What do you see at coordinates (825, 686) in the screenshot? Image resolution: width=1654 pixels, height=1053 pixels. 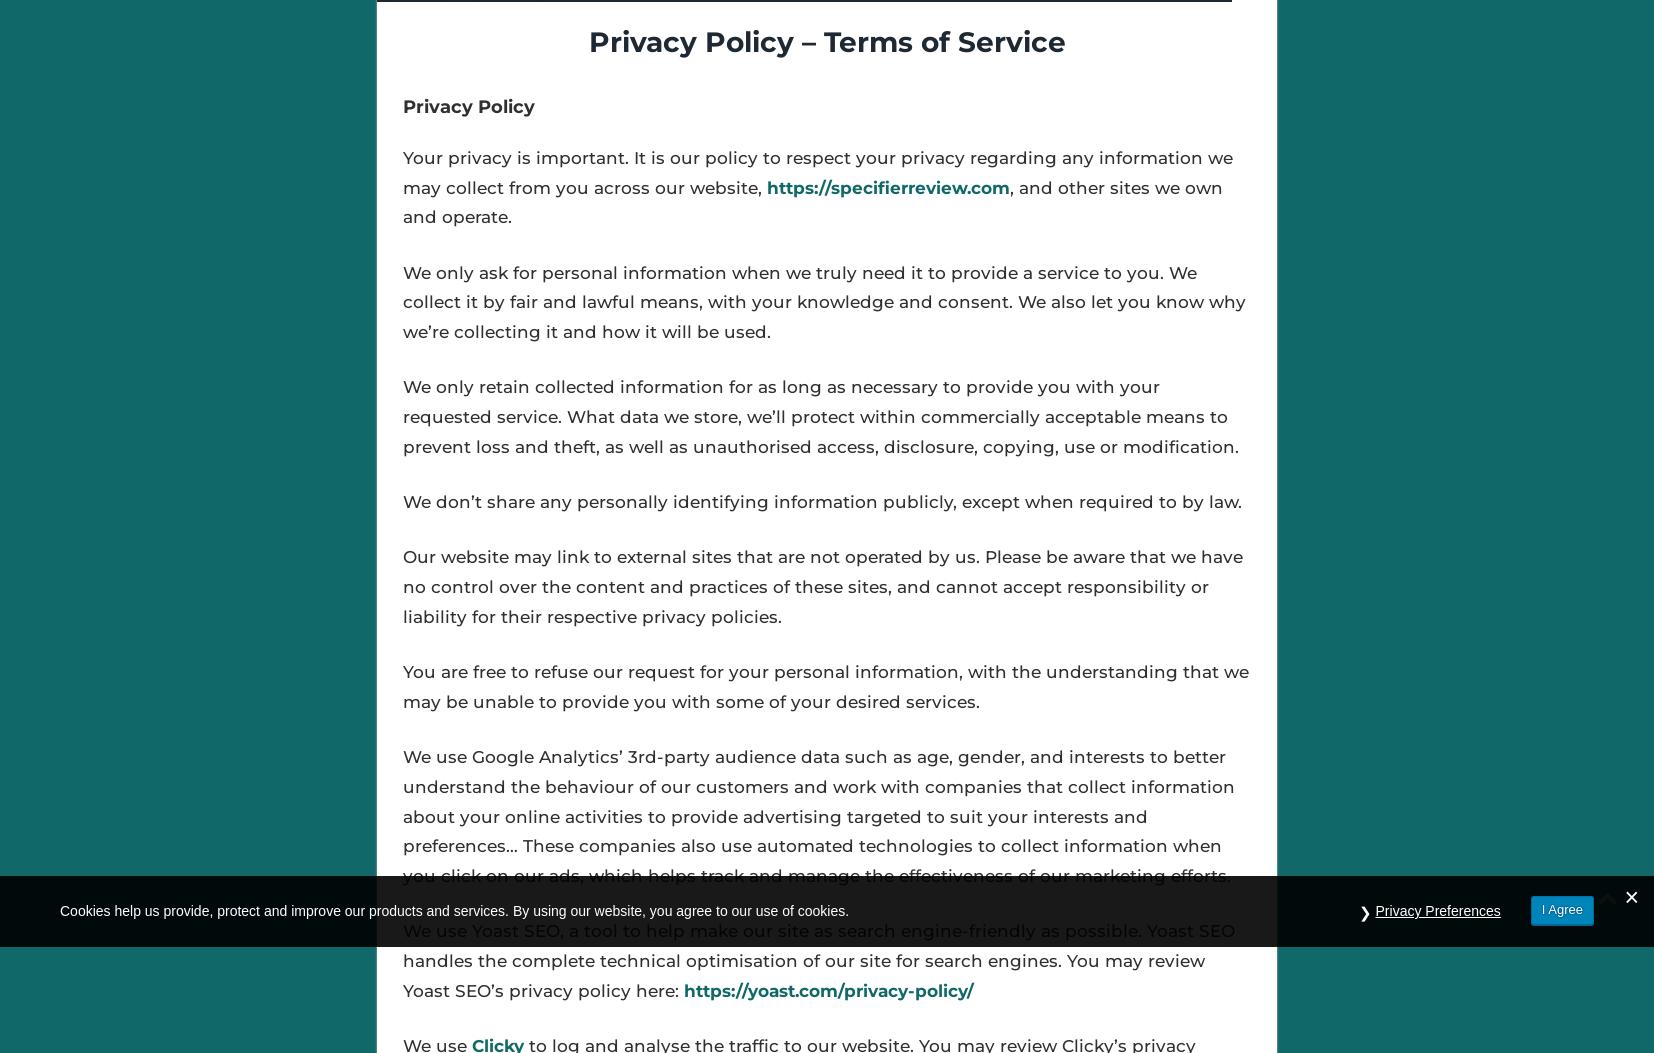 I see `'You are free to refuse our request for your personal information, with the understanding that we may be unable to provide you with some of your desired services.'` at bounding box center [825, 686].